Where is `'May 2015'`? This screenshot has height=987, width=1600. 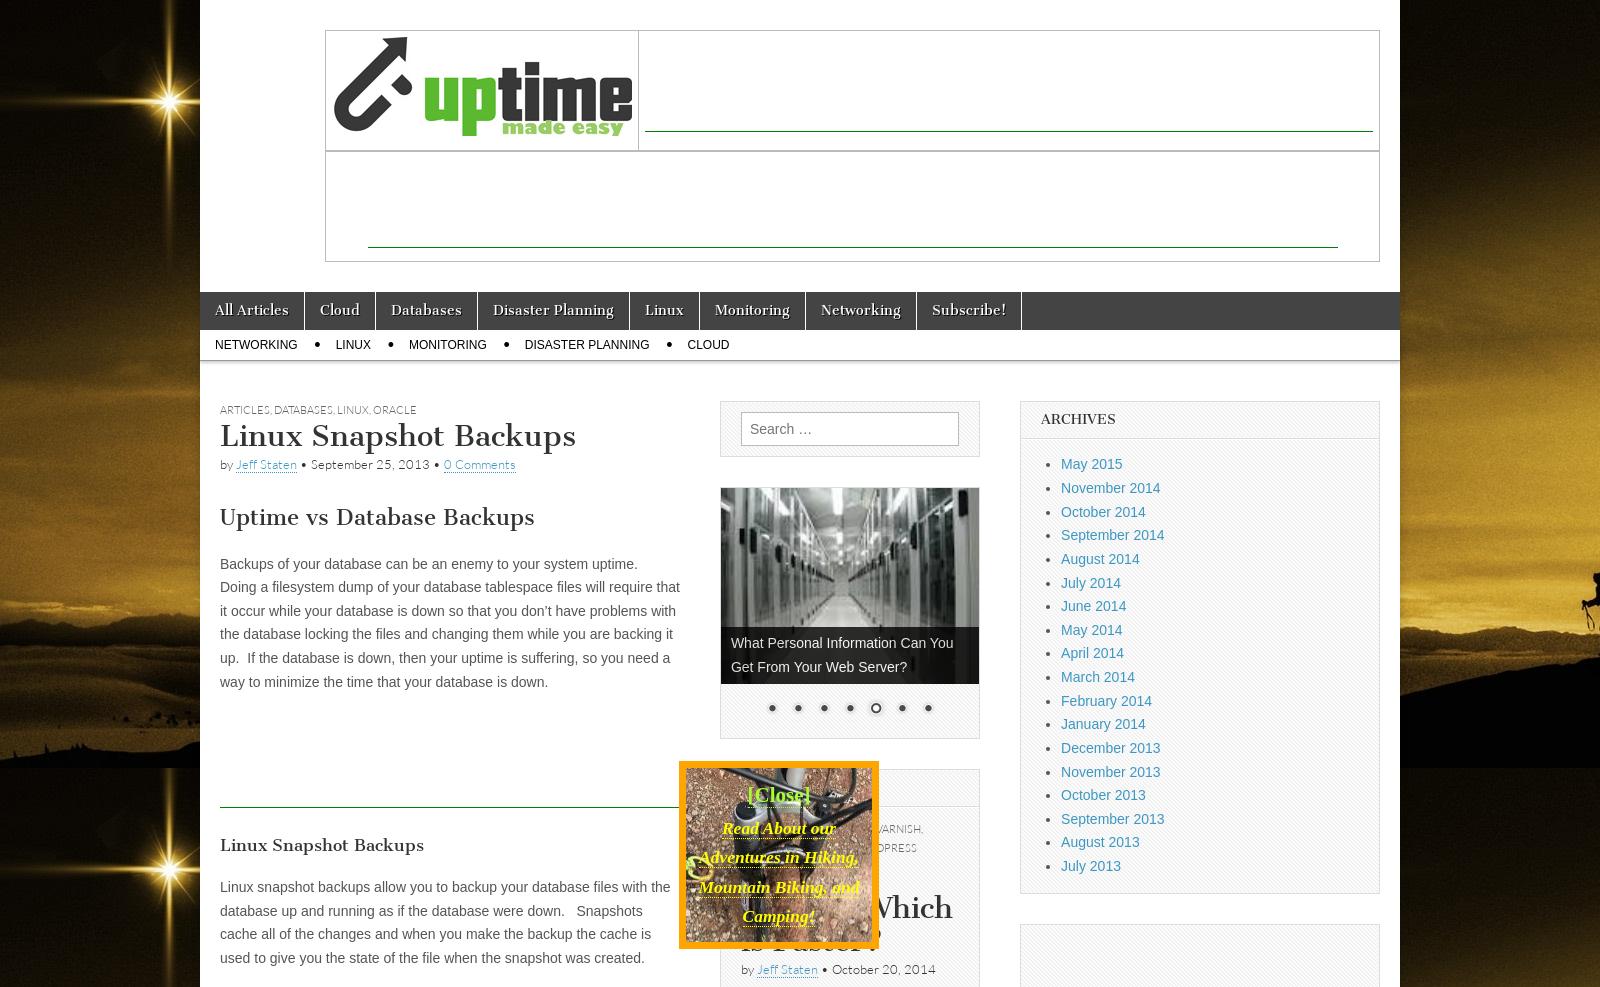 'May 2015' is located at coordinates (1060, 462).